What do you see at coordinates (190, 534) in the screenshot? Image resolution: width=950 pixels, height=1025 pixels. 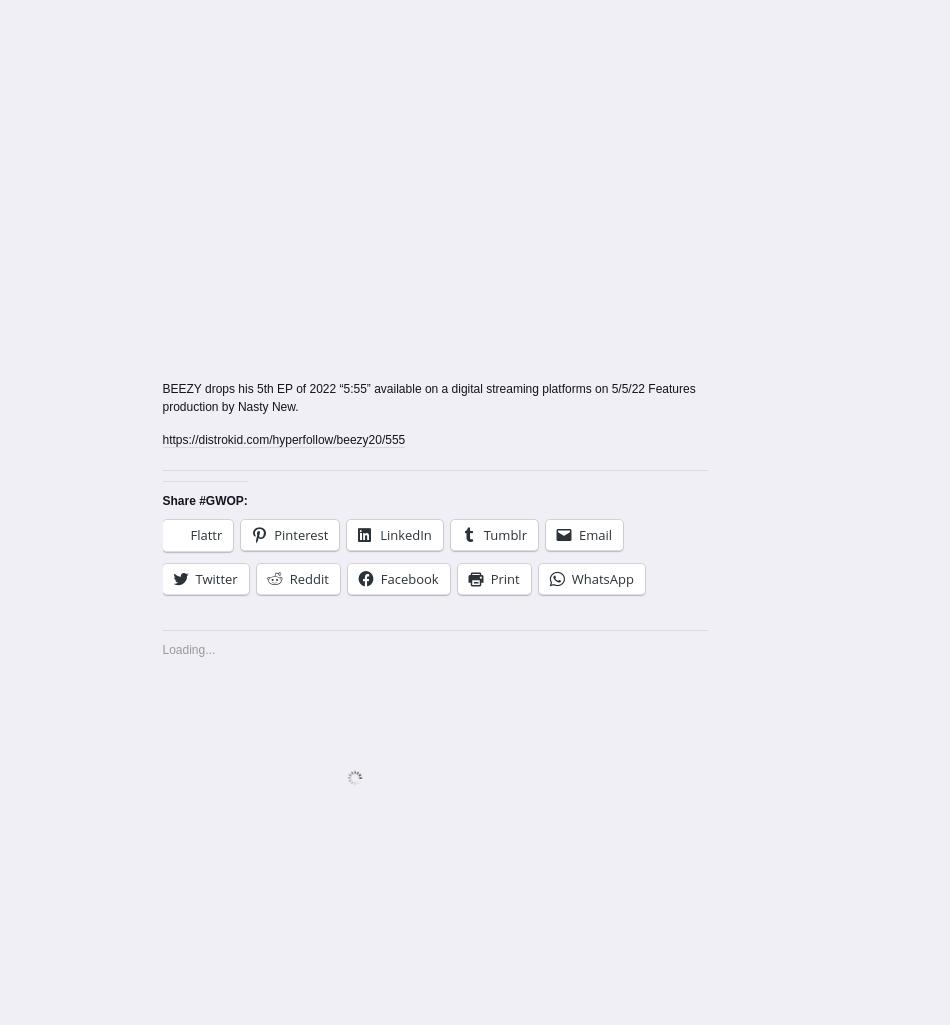 I see `'Flattr'` at bounding box center [190, 534].